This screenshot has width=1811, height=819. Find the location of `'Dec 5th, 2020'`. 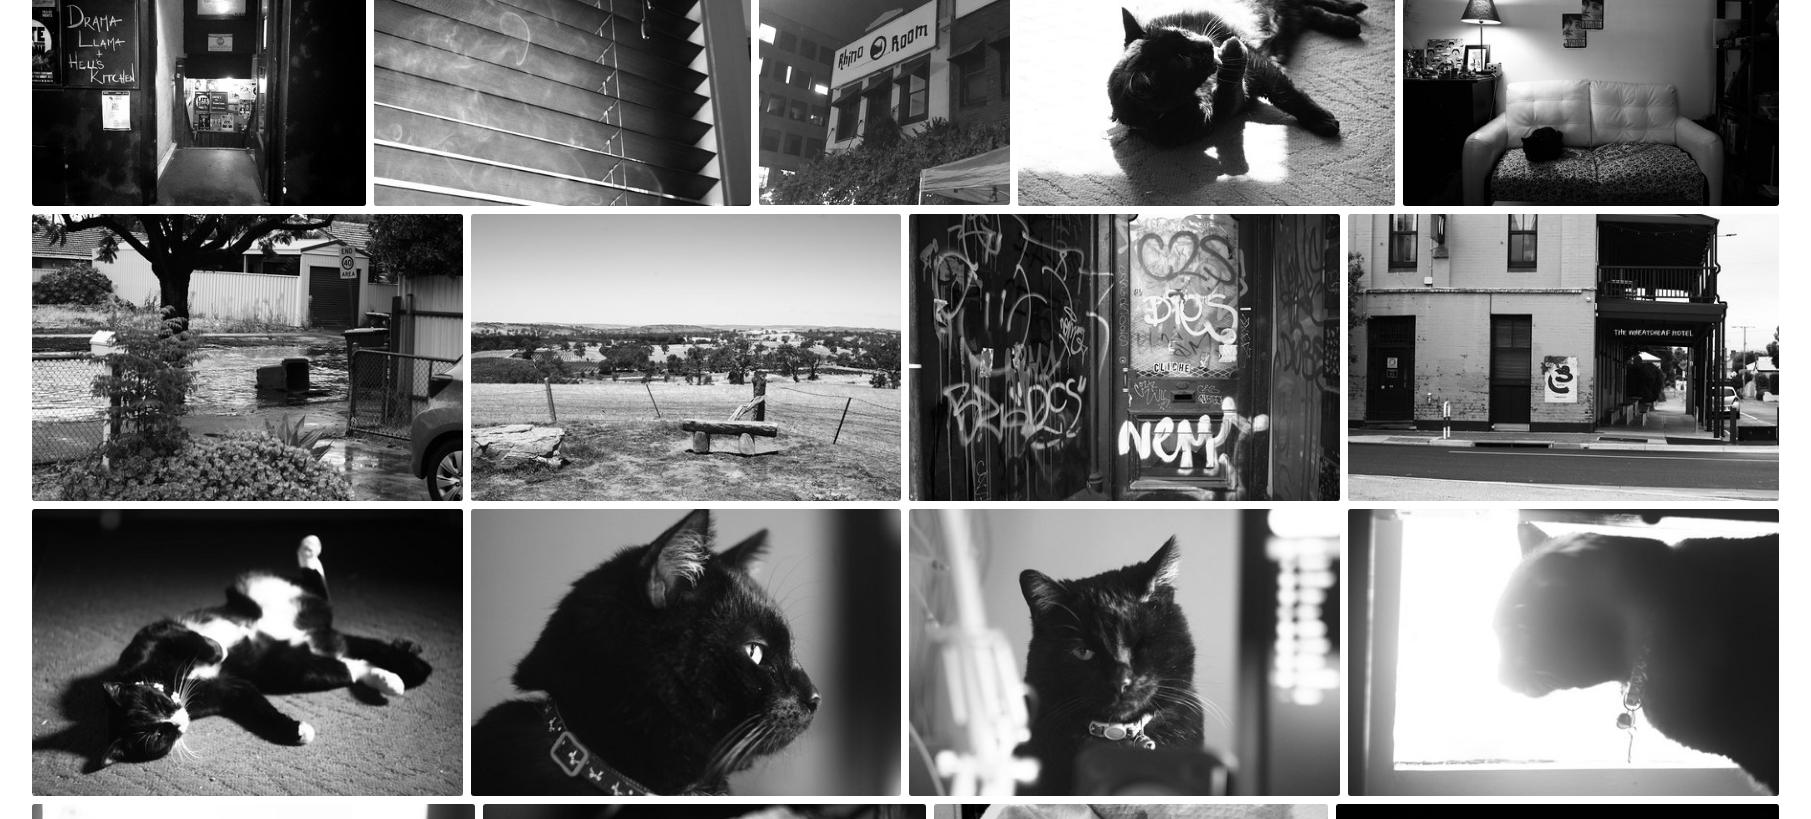

'Dec 5th, 2020' is located at coordinates (1355, 228).